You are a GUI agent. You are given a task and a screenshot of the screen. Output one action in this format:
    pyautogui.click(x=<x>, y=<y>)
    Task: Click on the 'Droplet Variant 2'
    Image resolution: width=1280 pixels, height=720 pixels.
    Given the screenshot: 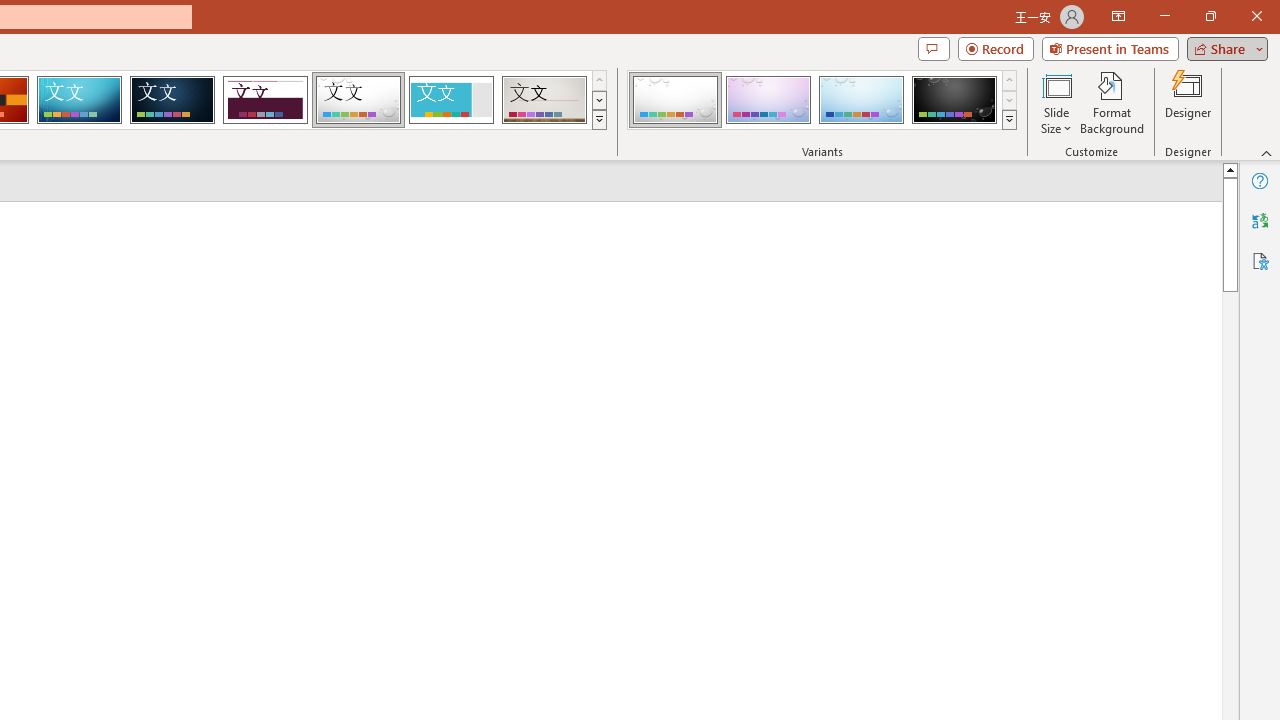 What is the action you would take?
    pyautogui.click(x=767, y=100)
    